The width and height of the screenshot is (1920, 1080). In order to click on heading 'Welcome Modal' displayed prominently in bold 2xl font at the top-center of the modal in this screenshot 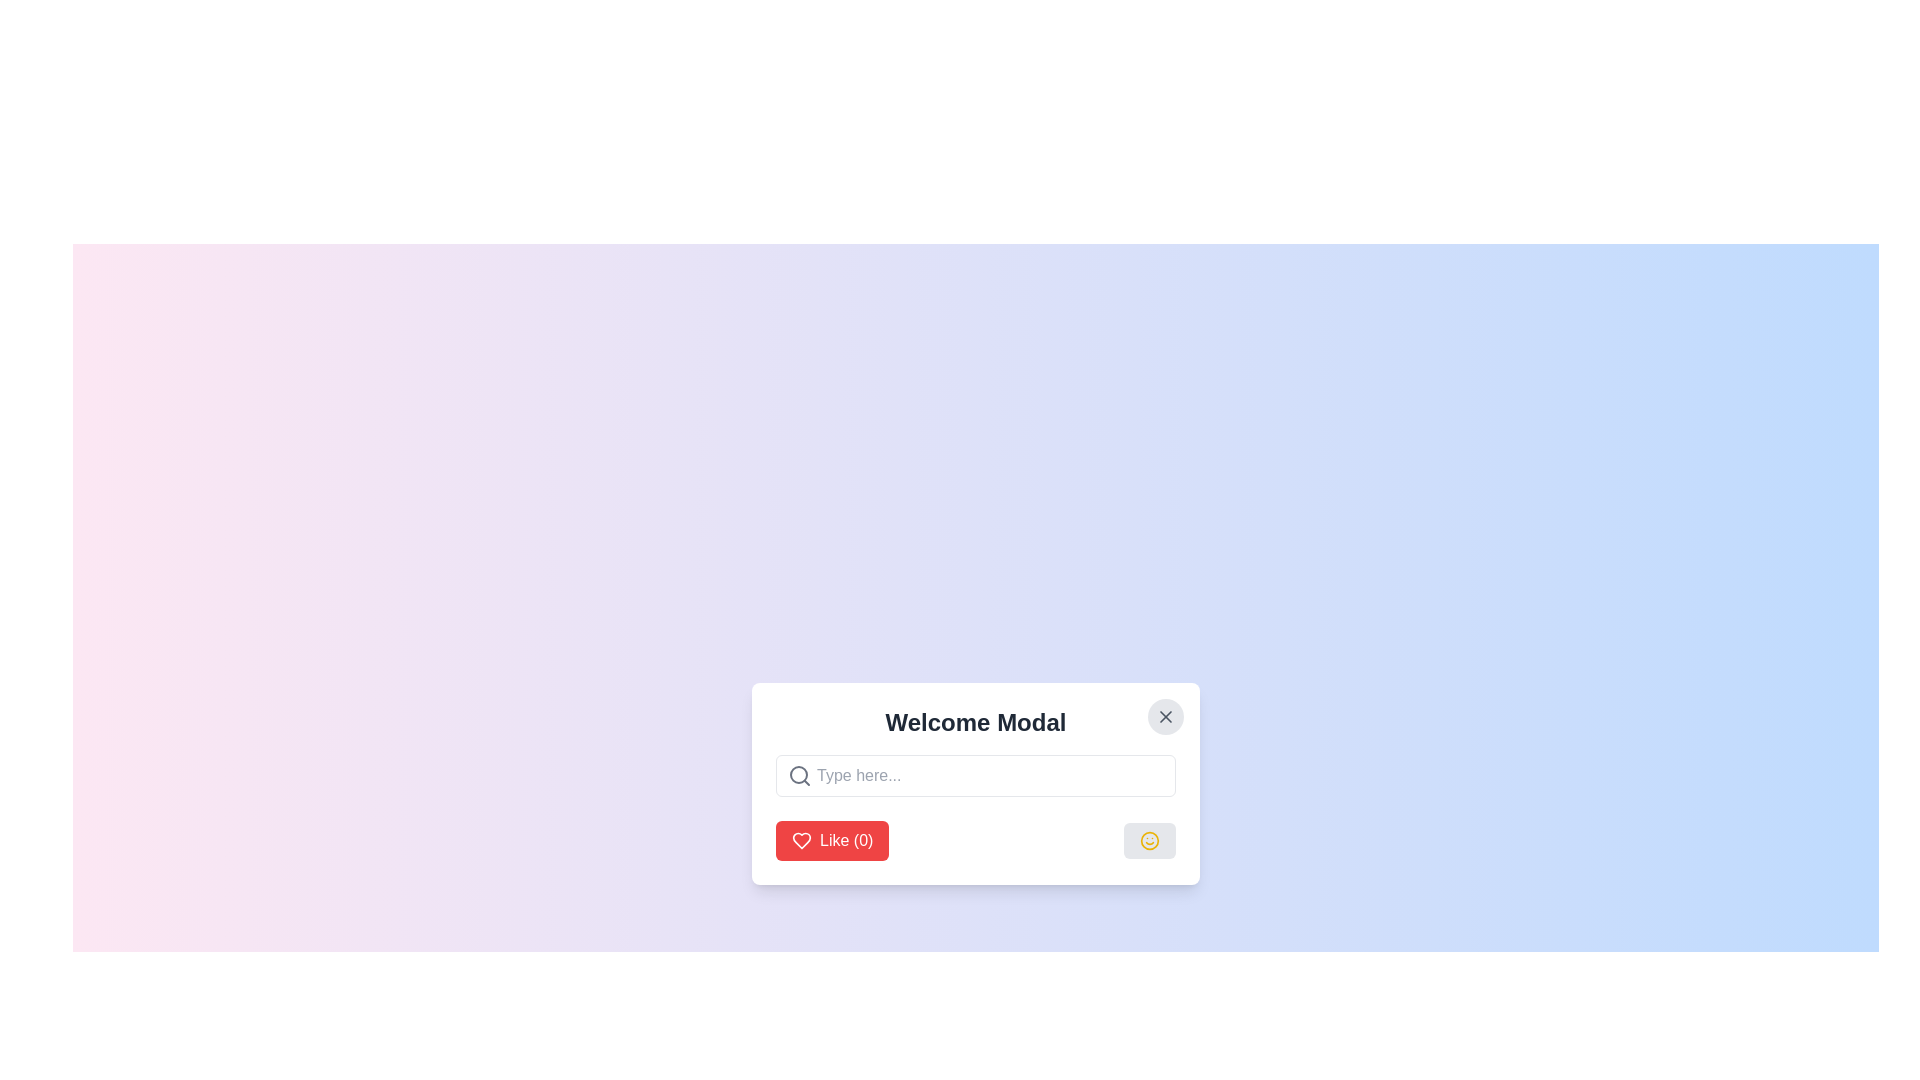, I will do `click(975, 722)`.